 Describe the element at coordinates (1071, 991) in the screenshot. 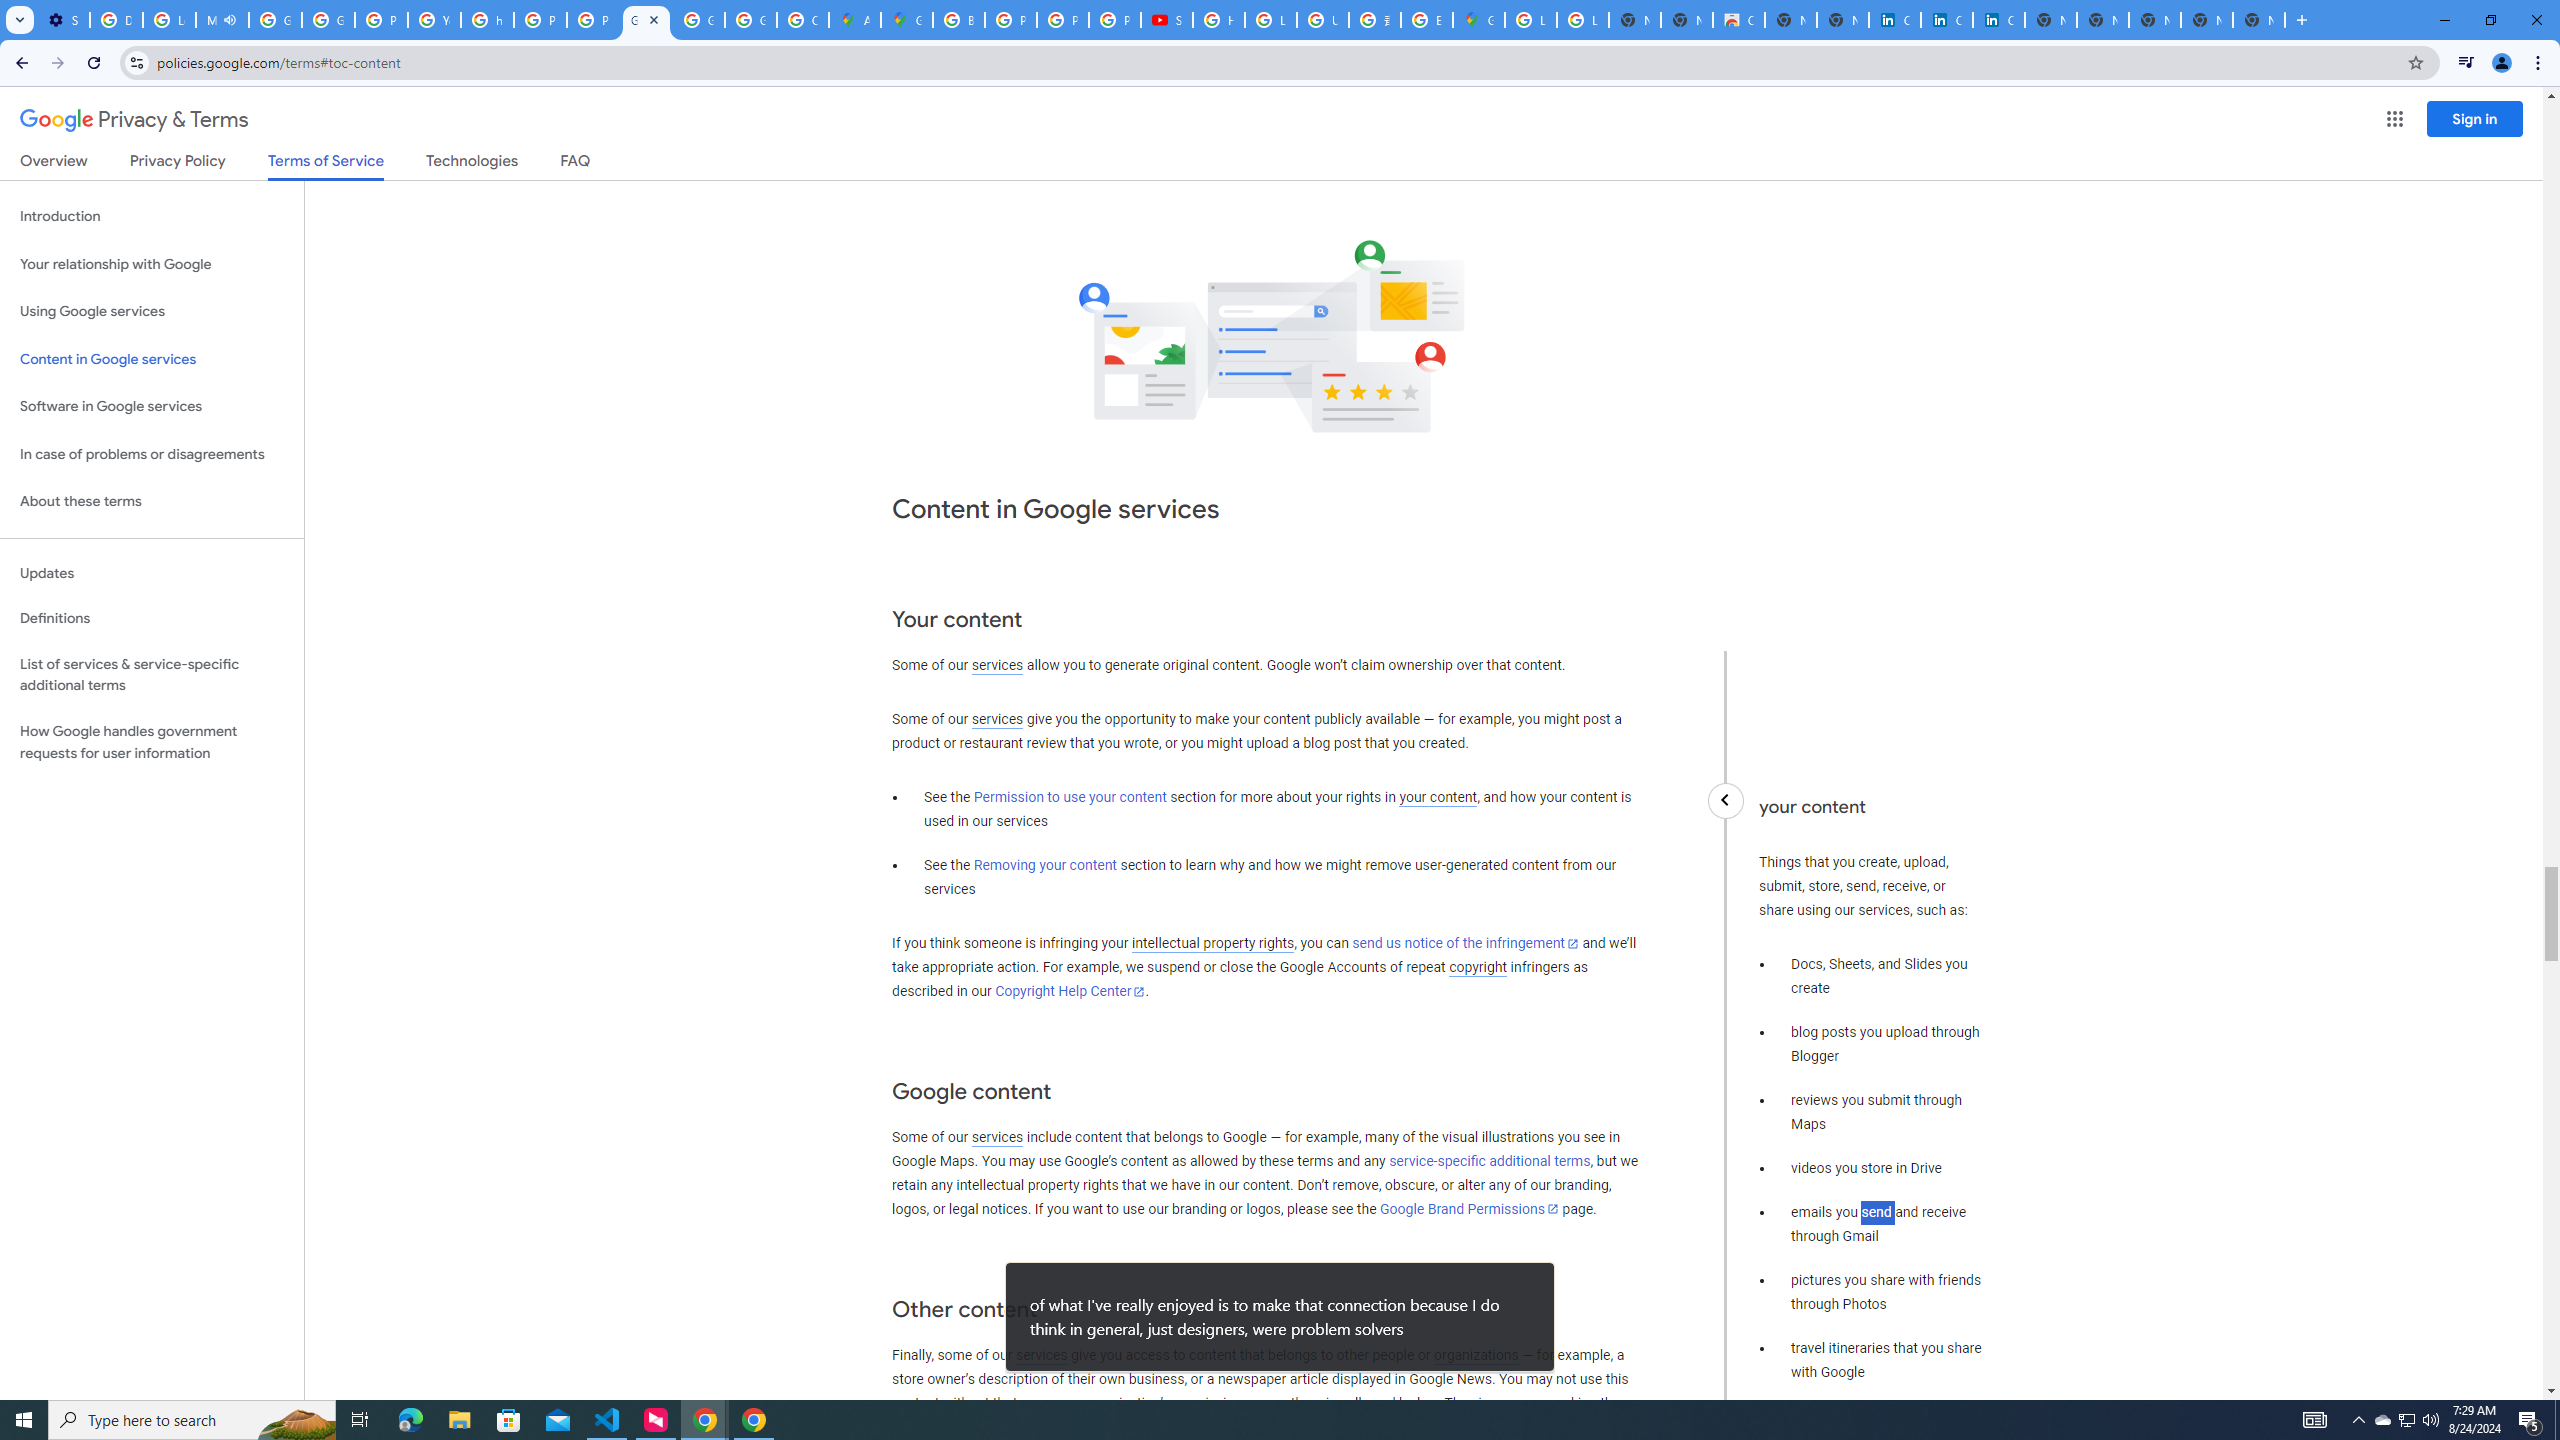

I see `'Copyright Help Center'` at that location.